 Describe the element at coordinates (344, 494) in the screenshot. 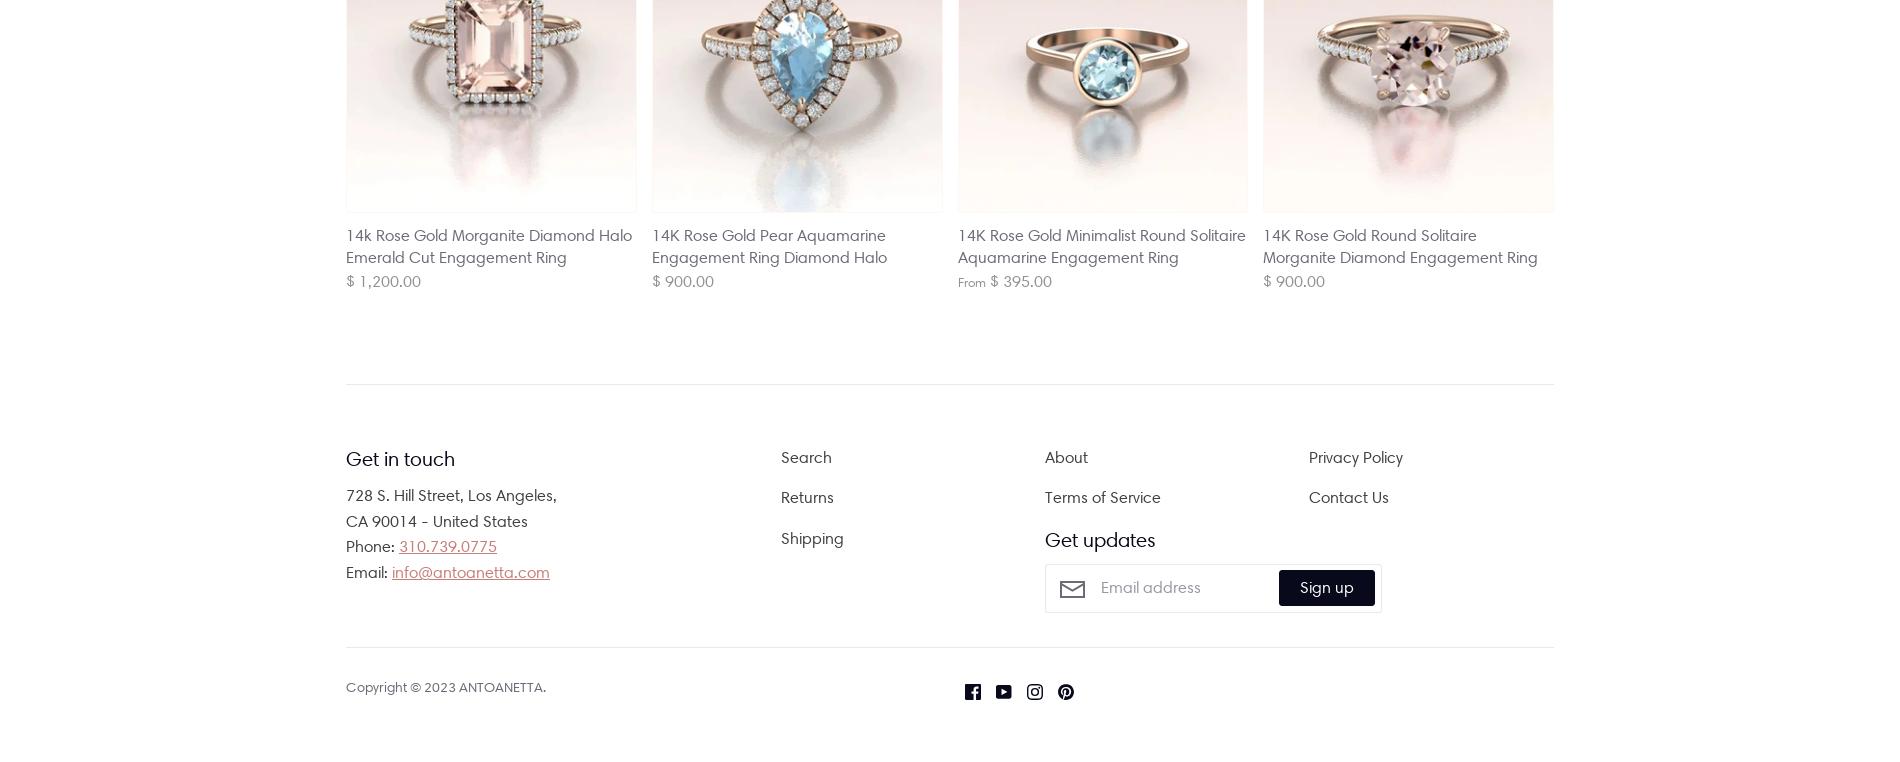

I see `'728 S. Hill Street, Los Angeles,'` at that location.